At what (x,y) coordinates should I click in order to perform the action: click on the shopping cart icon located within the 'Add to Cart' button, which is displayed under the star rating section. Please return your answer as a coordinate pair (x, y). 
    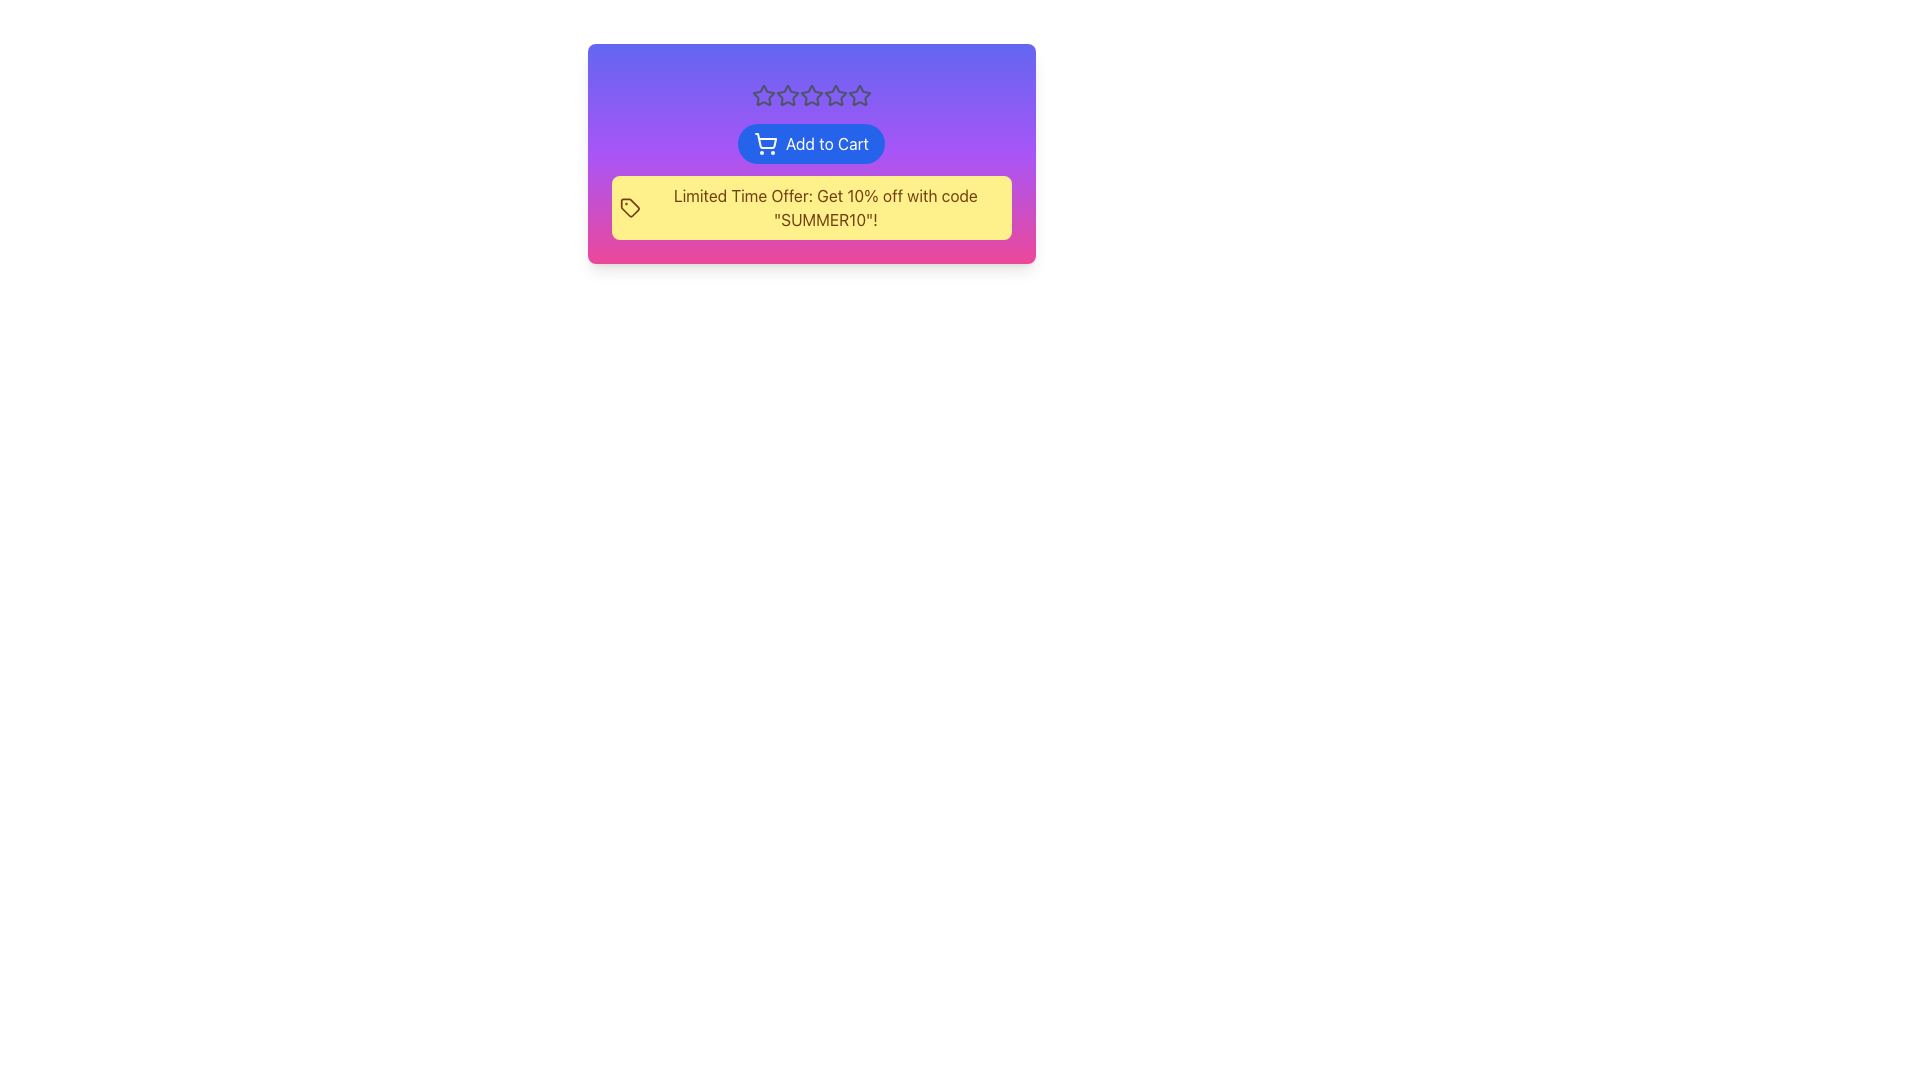
    Looking at the image, I should click on (765, 140).